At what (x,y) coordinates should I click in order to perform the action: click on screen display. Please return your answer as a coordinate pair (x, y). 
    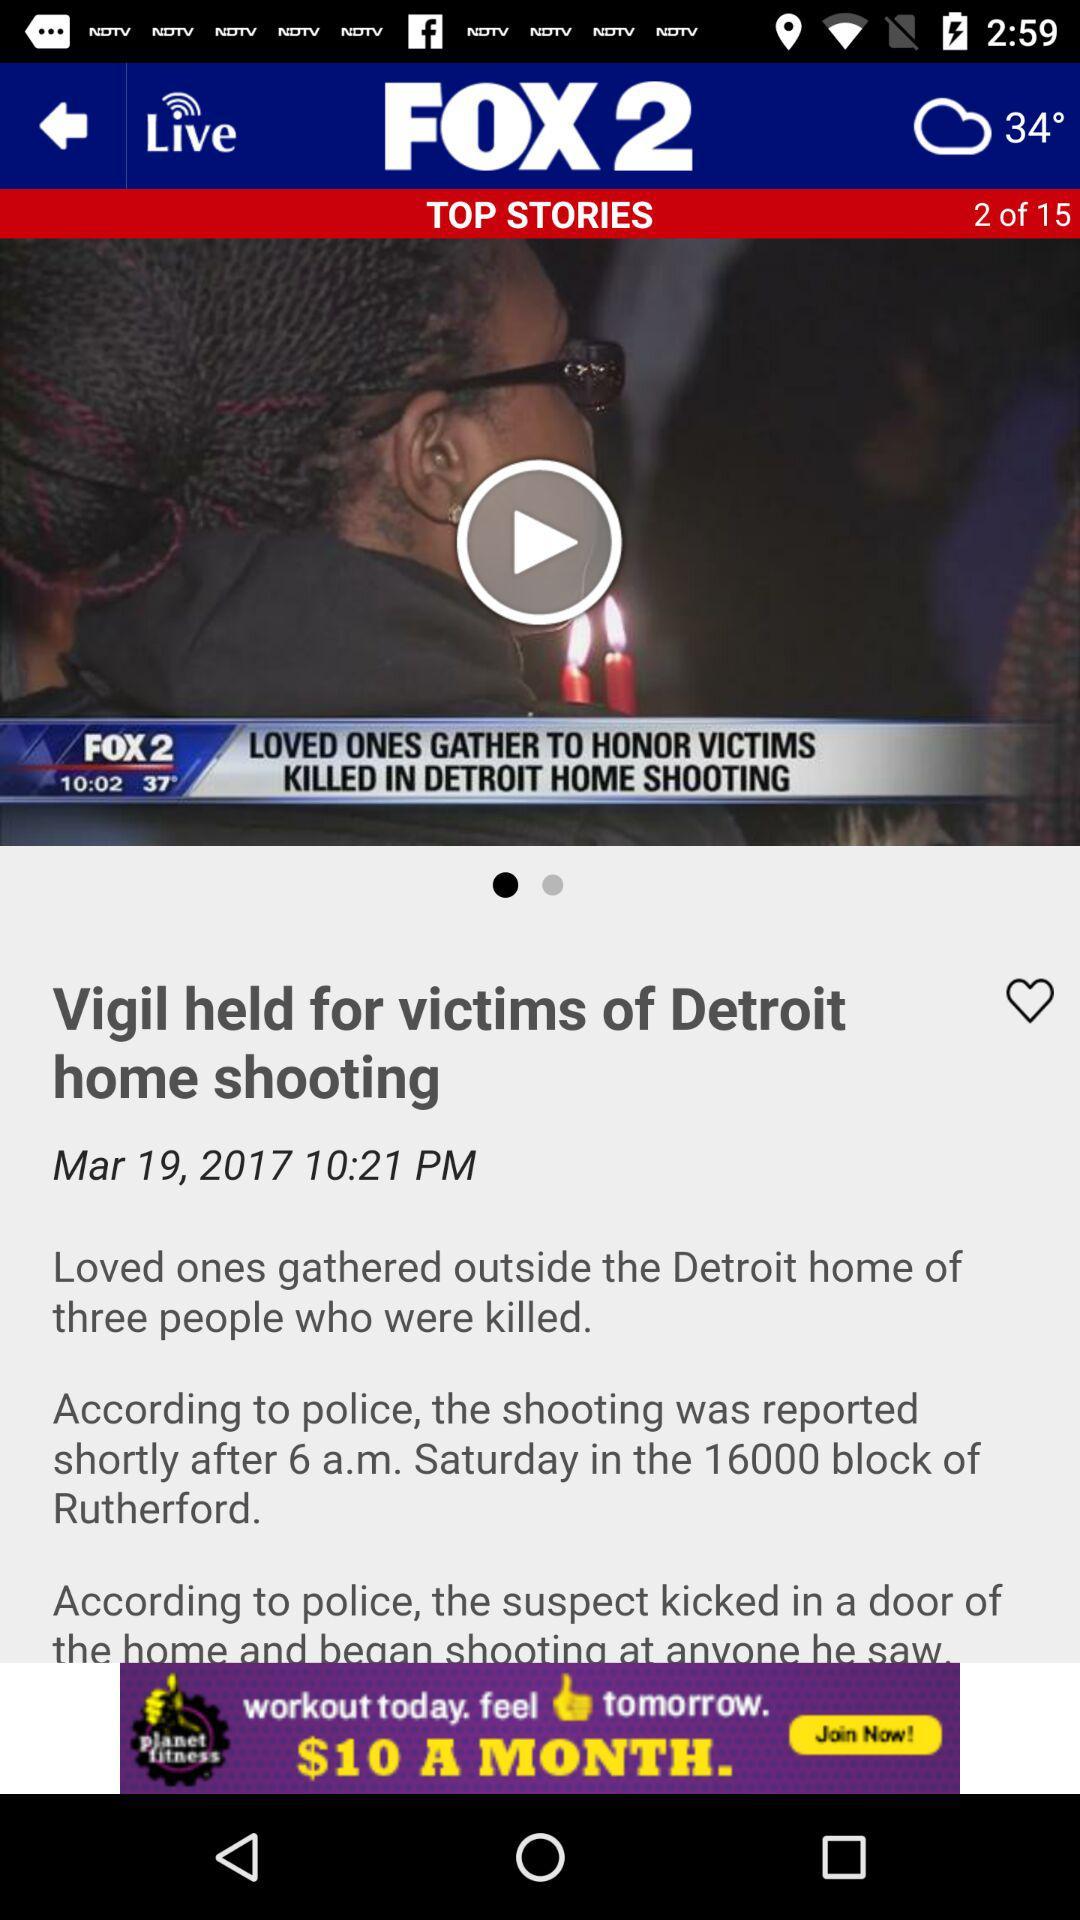
    Looking at the image, I should click on (540, 1293).